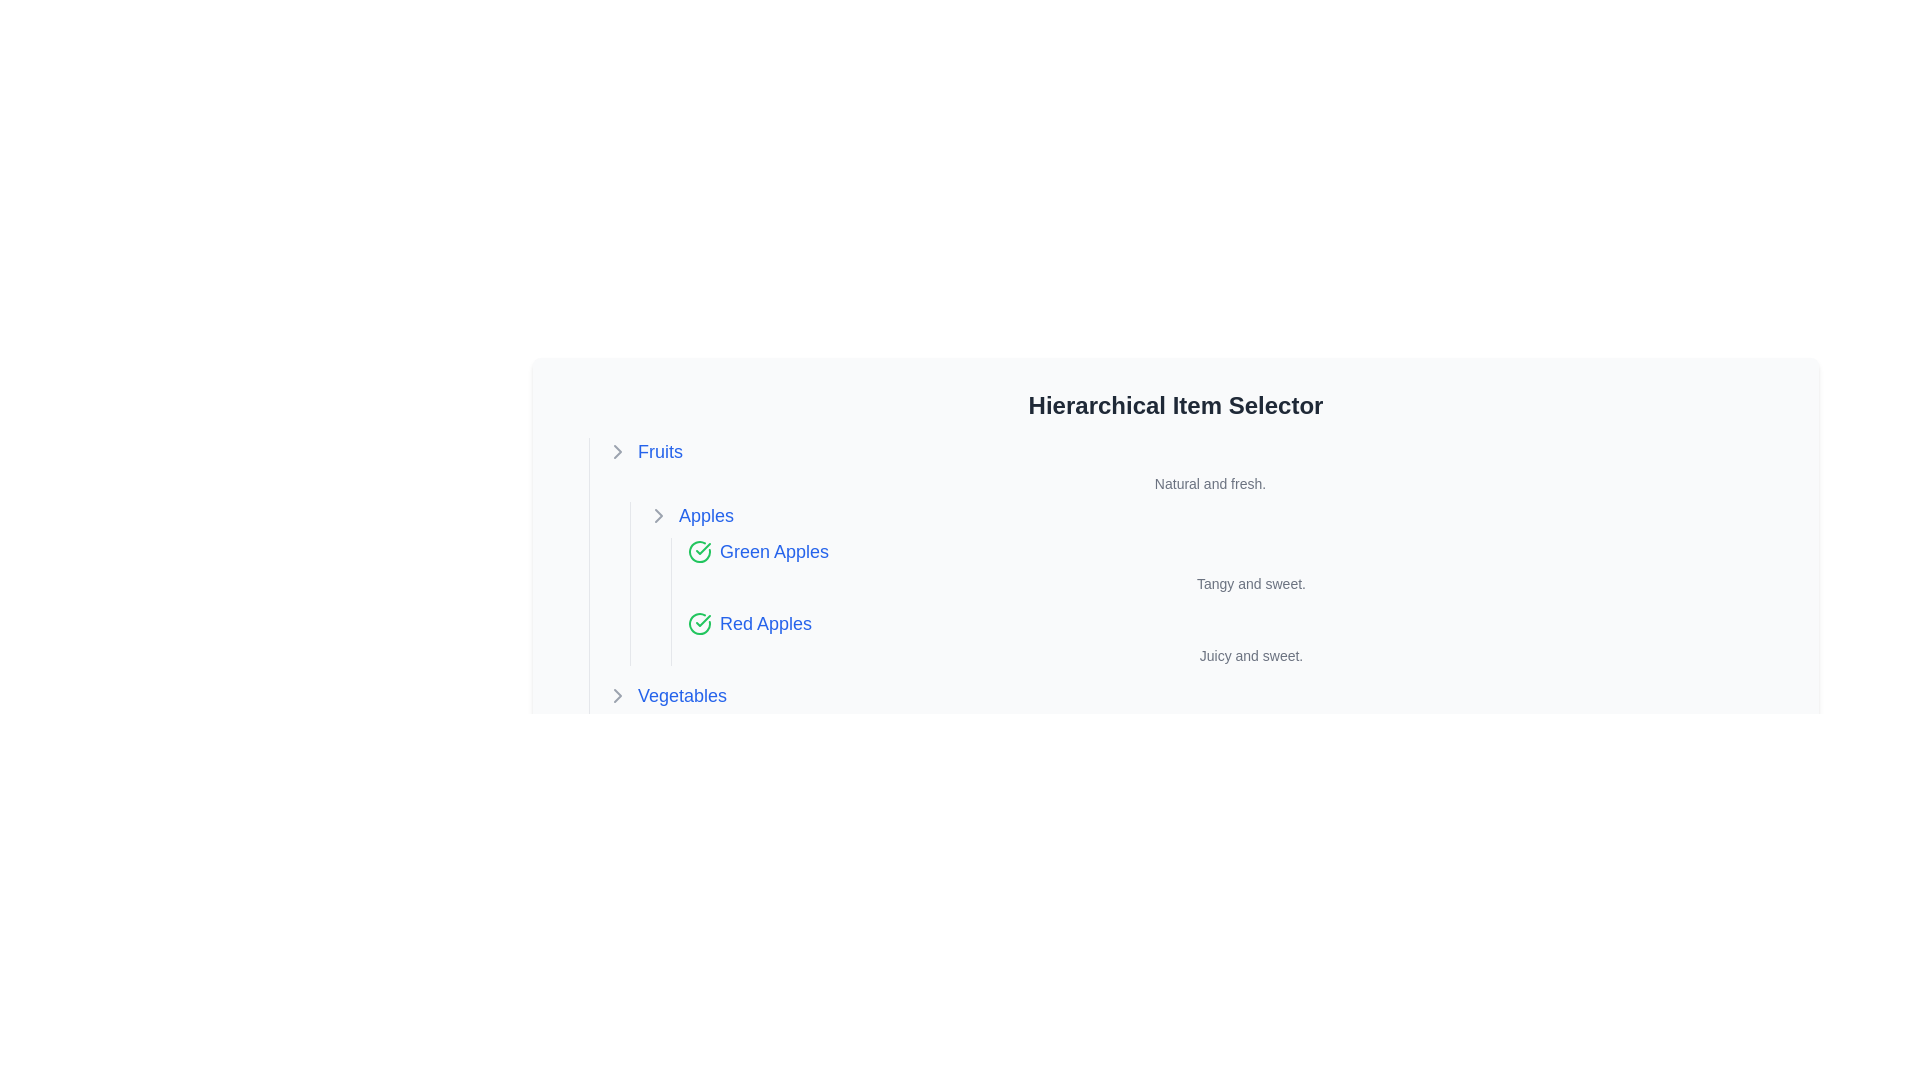 The image size is (1920, 1080). I want to click on the toggle icon located to the left of the 'Vegetables' text, so click(617, 694).